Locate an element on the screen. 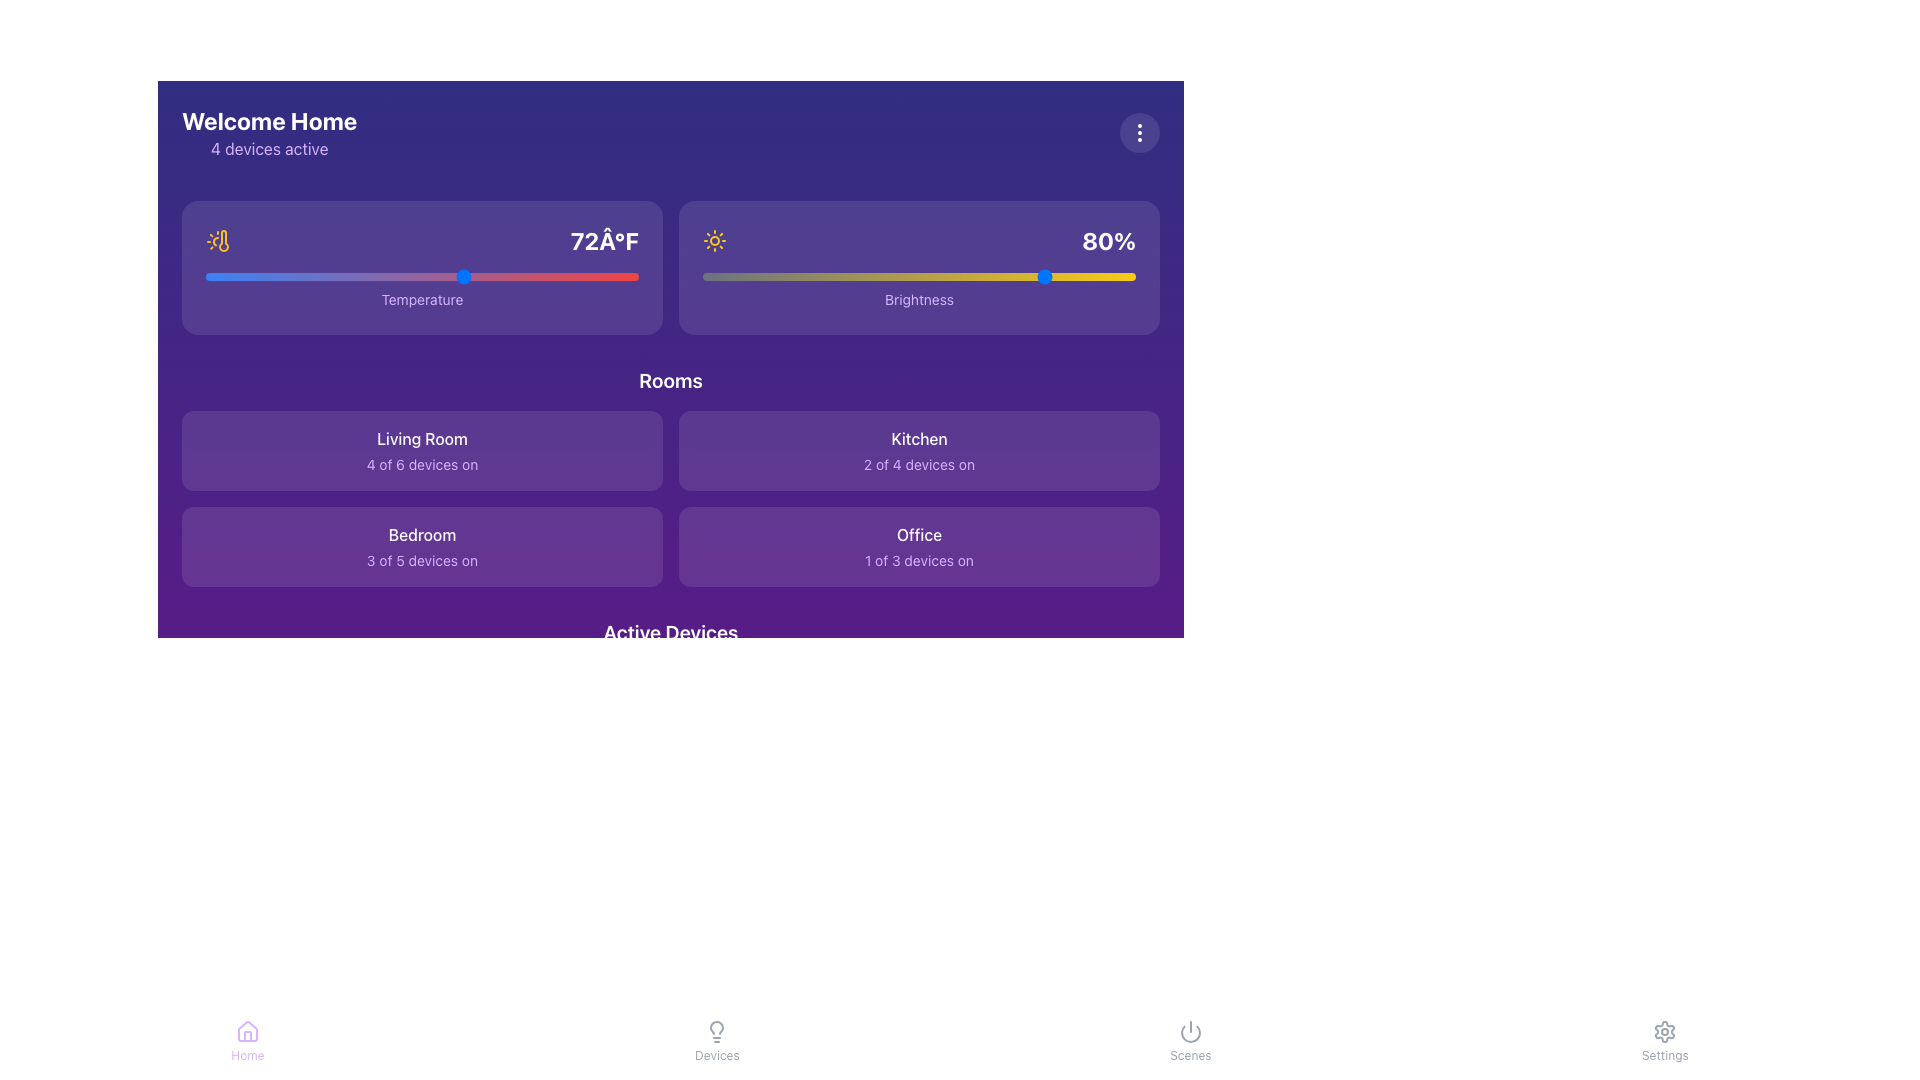 This screenshot has width=1920, height=1080. the Wi-Fi status indicator button located in the bottom-left region of the application interface is located at coordinates (220, 1052).